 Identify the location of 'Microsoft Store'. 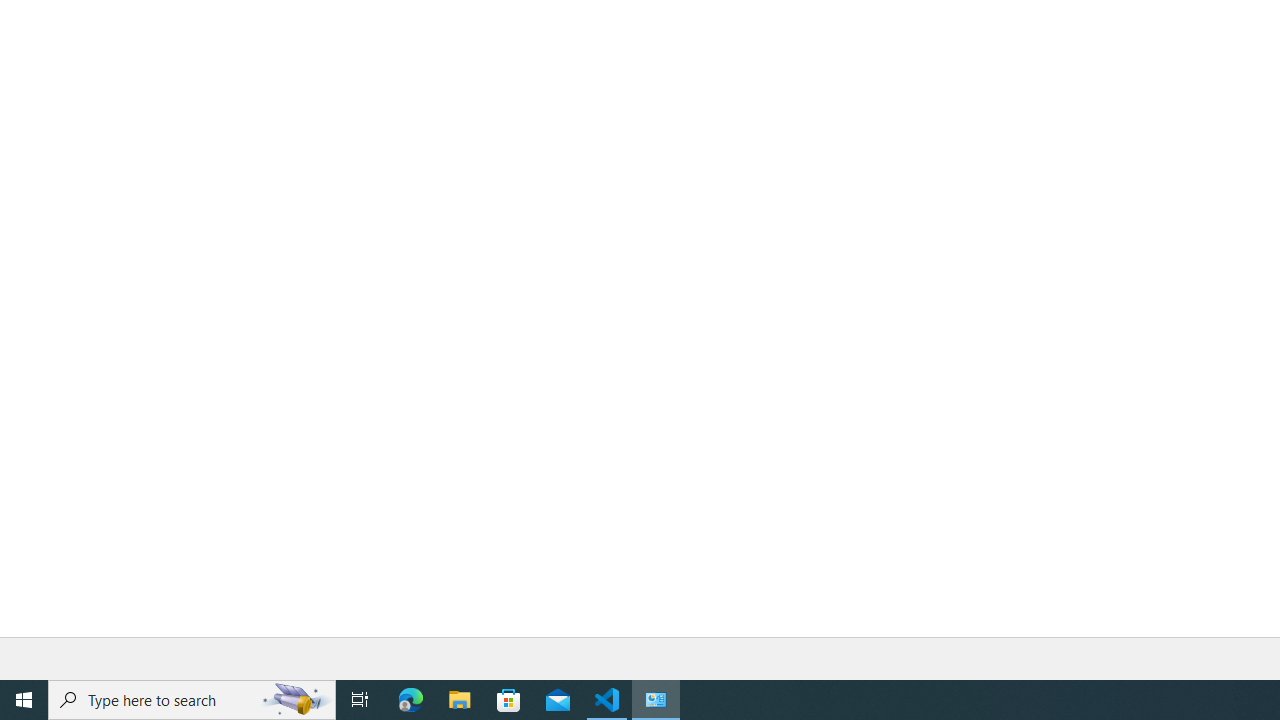
(509, 698).